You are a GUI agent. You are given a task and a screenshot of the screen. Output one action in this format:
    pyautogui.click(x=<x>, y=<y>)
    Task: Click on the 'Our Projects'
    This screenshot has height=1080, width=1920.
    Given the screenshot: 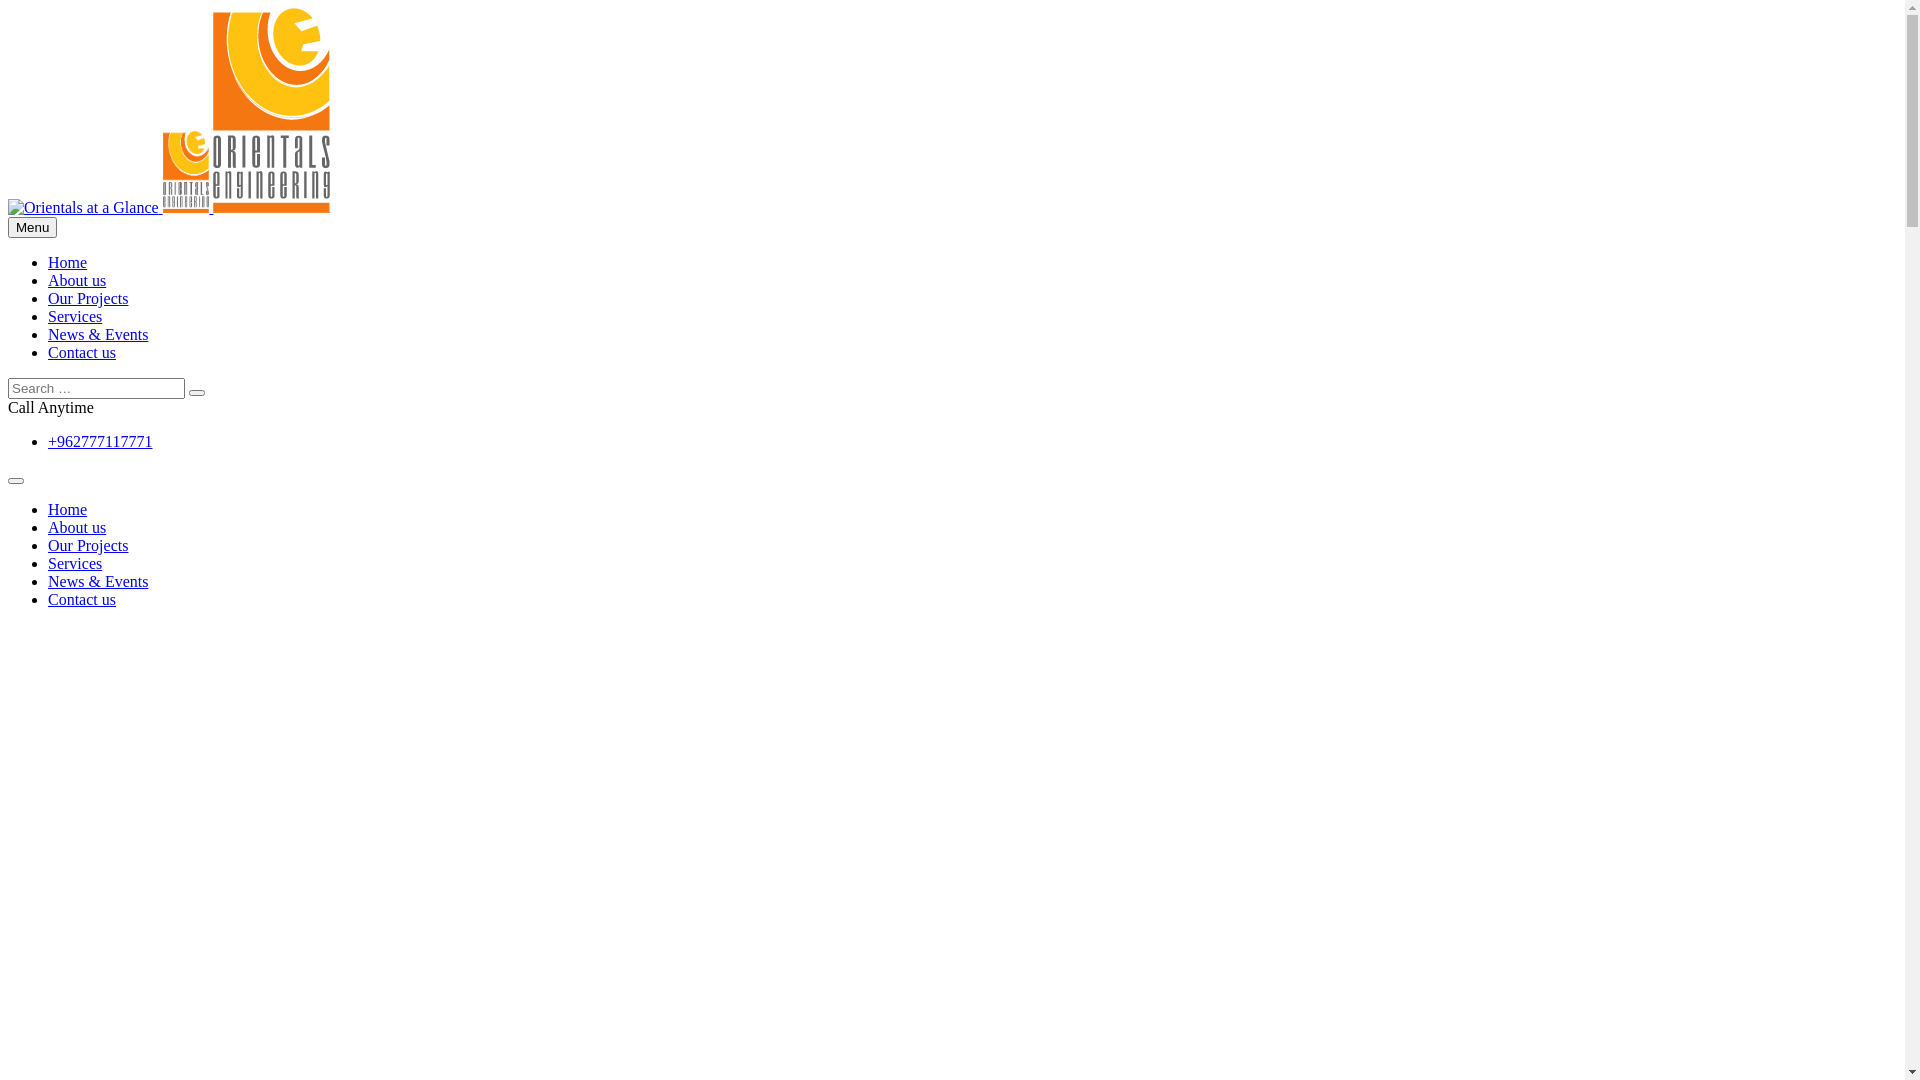 What is the action you would take?
    pyautogui.click(x=86, y=545)
    